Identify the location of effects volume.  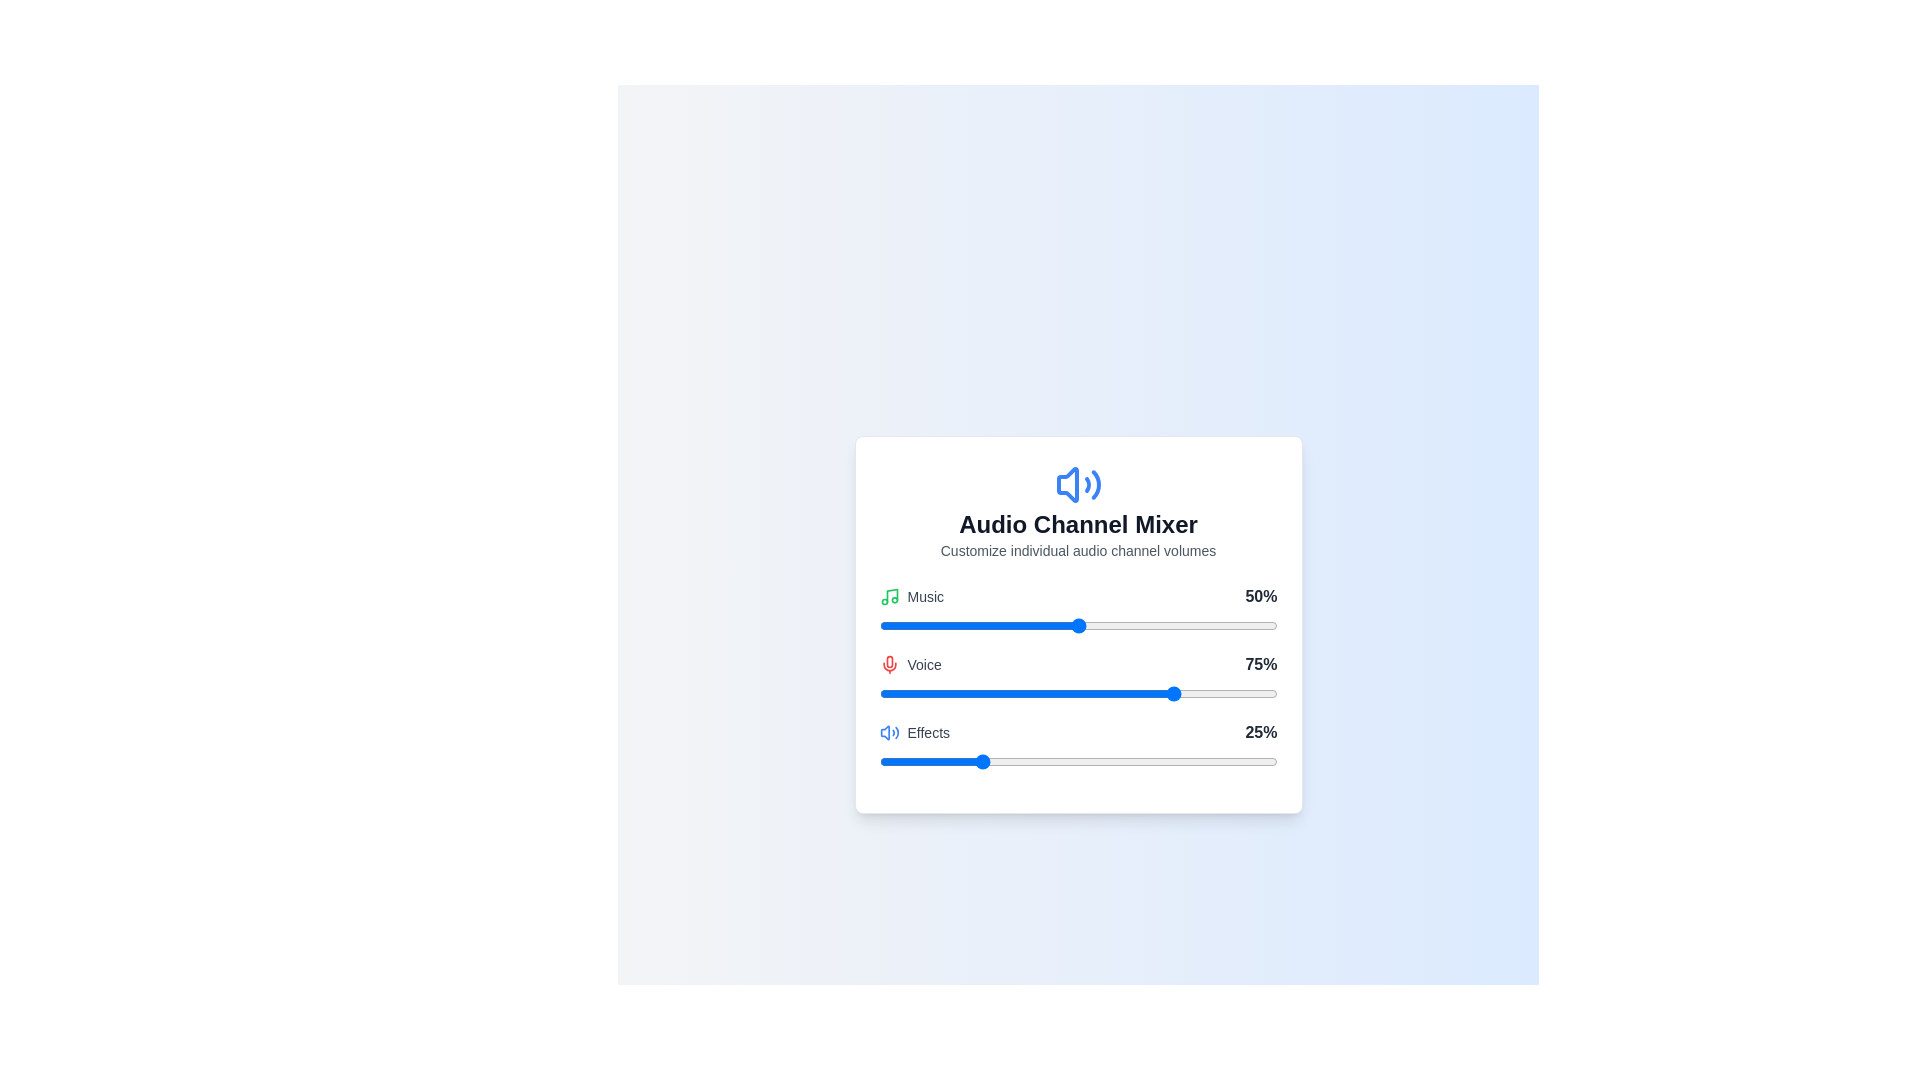
(1026, 762).